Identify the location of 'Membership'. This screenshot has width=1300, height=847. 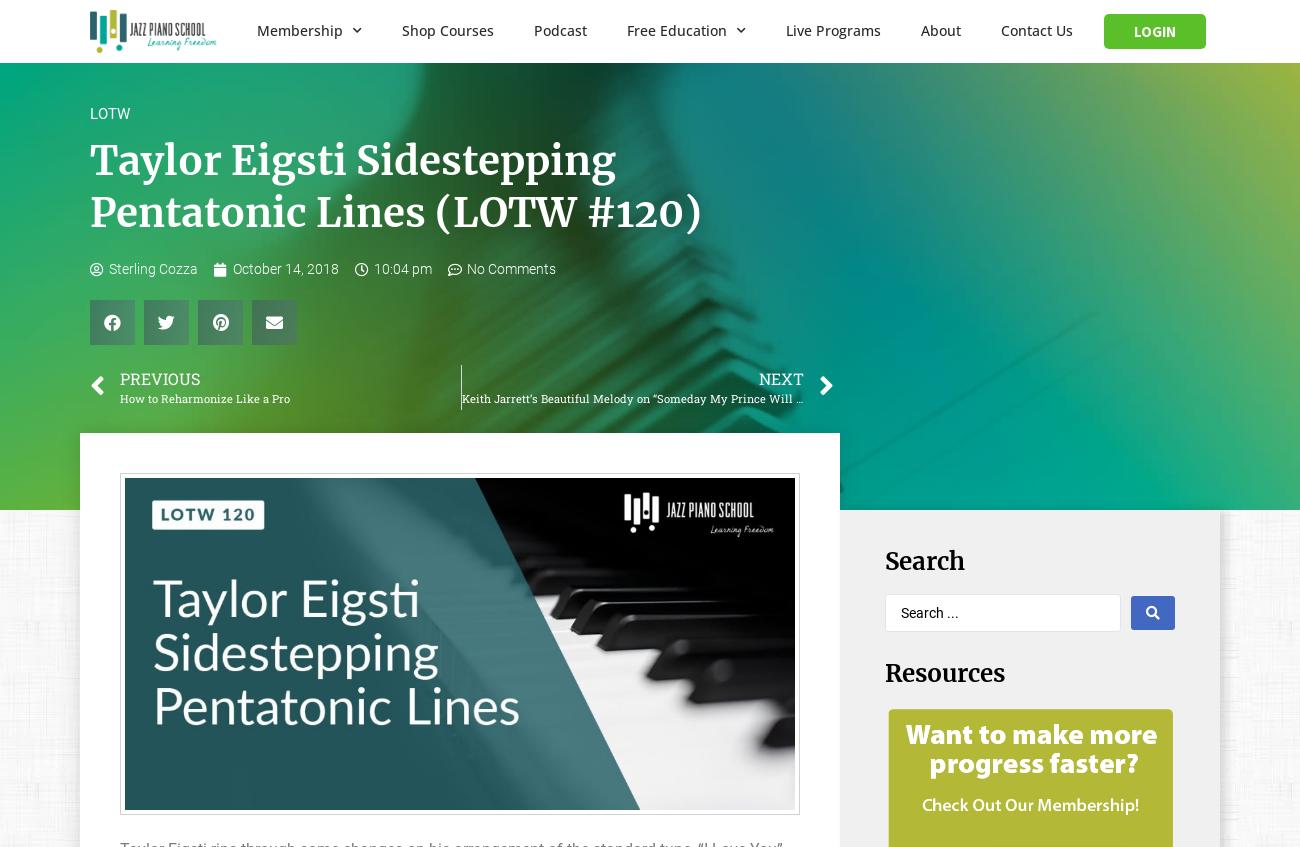
(300, 29).